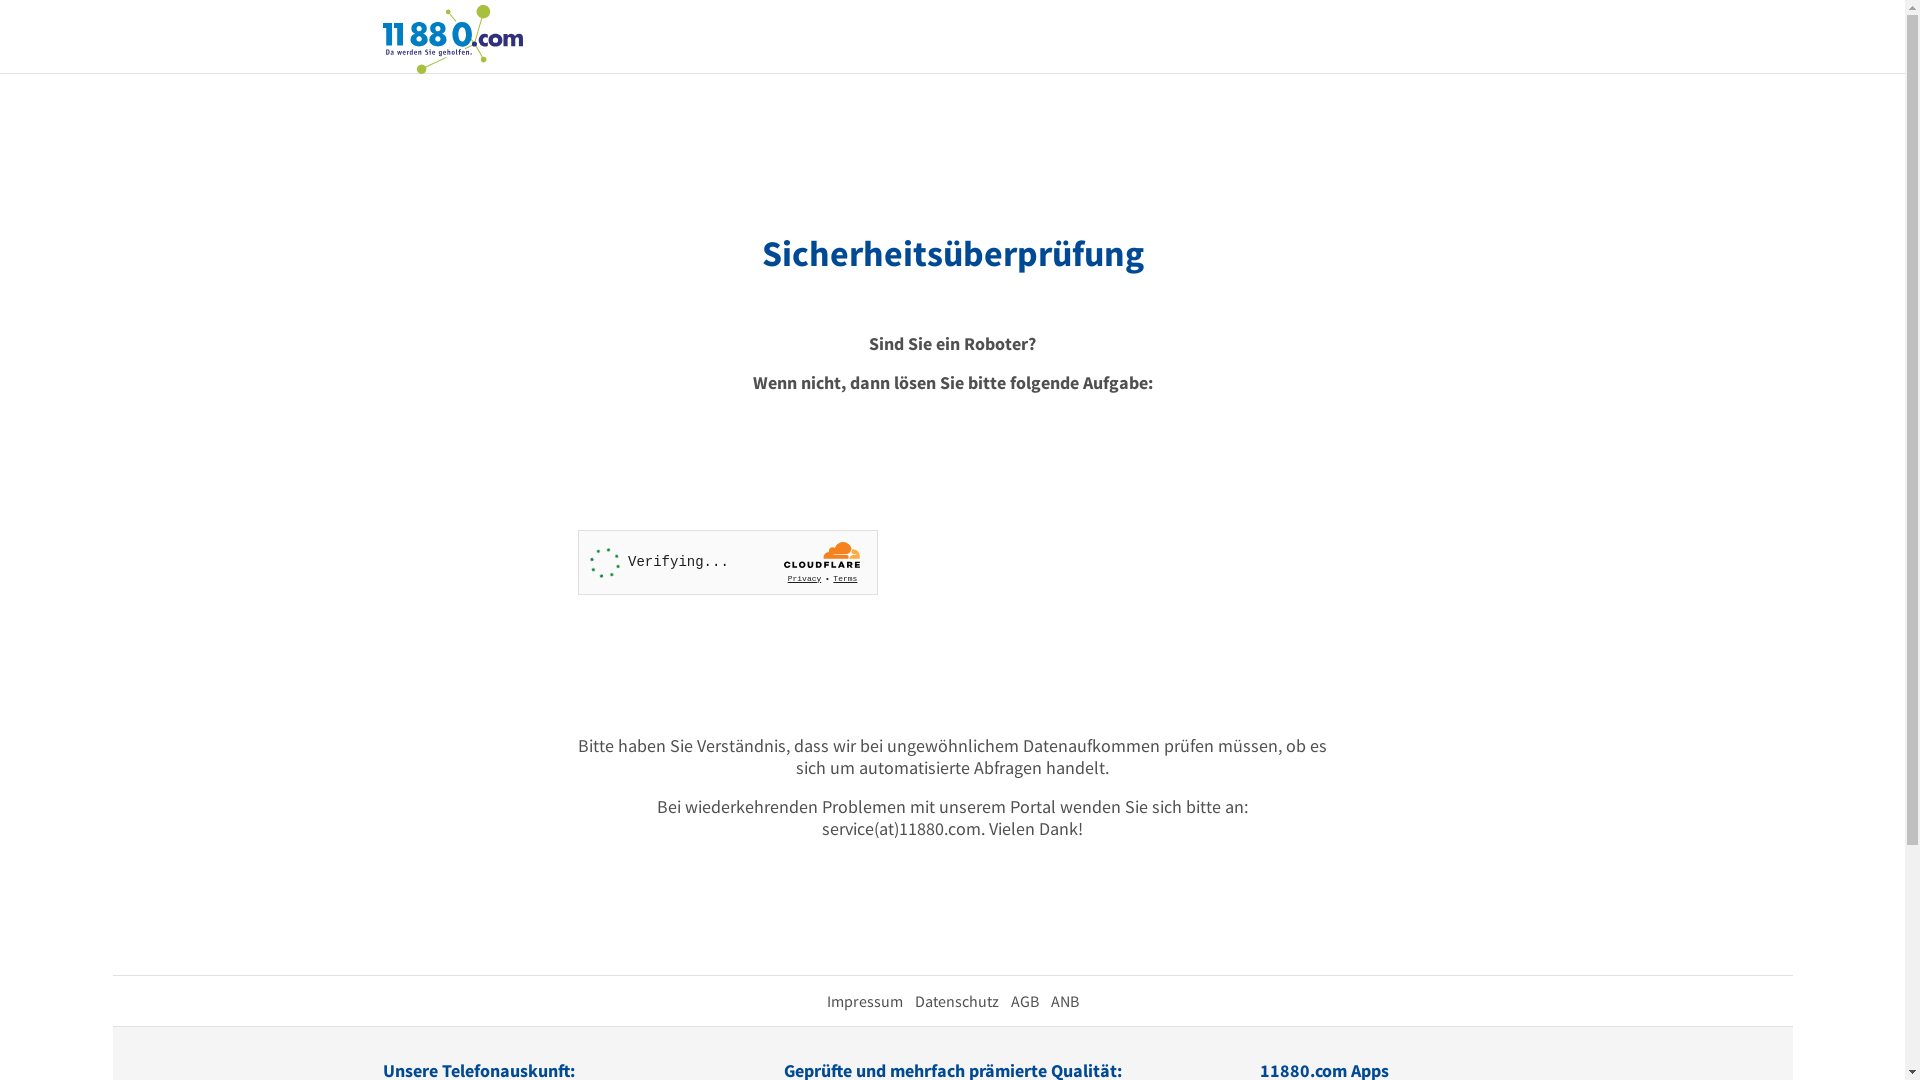  Describe the element at coordinates (1063, 1001) in the screenshot. I see `'ANB'` at that location.